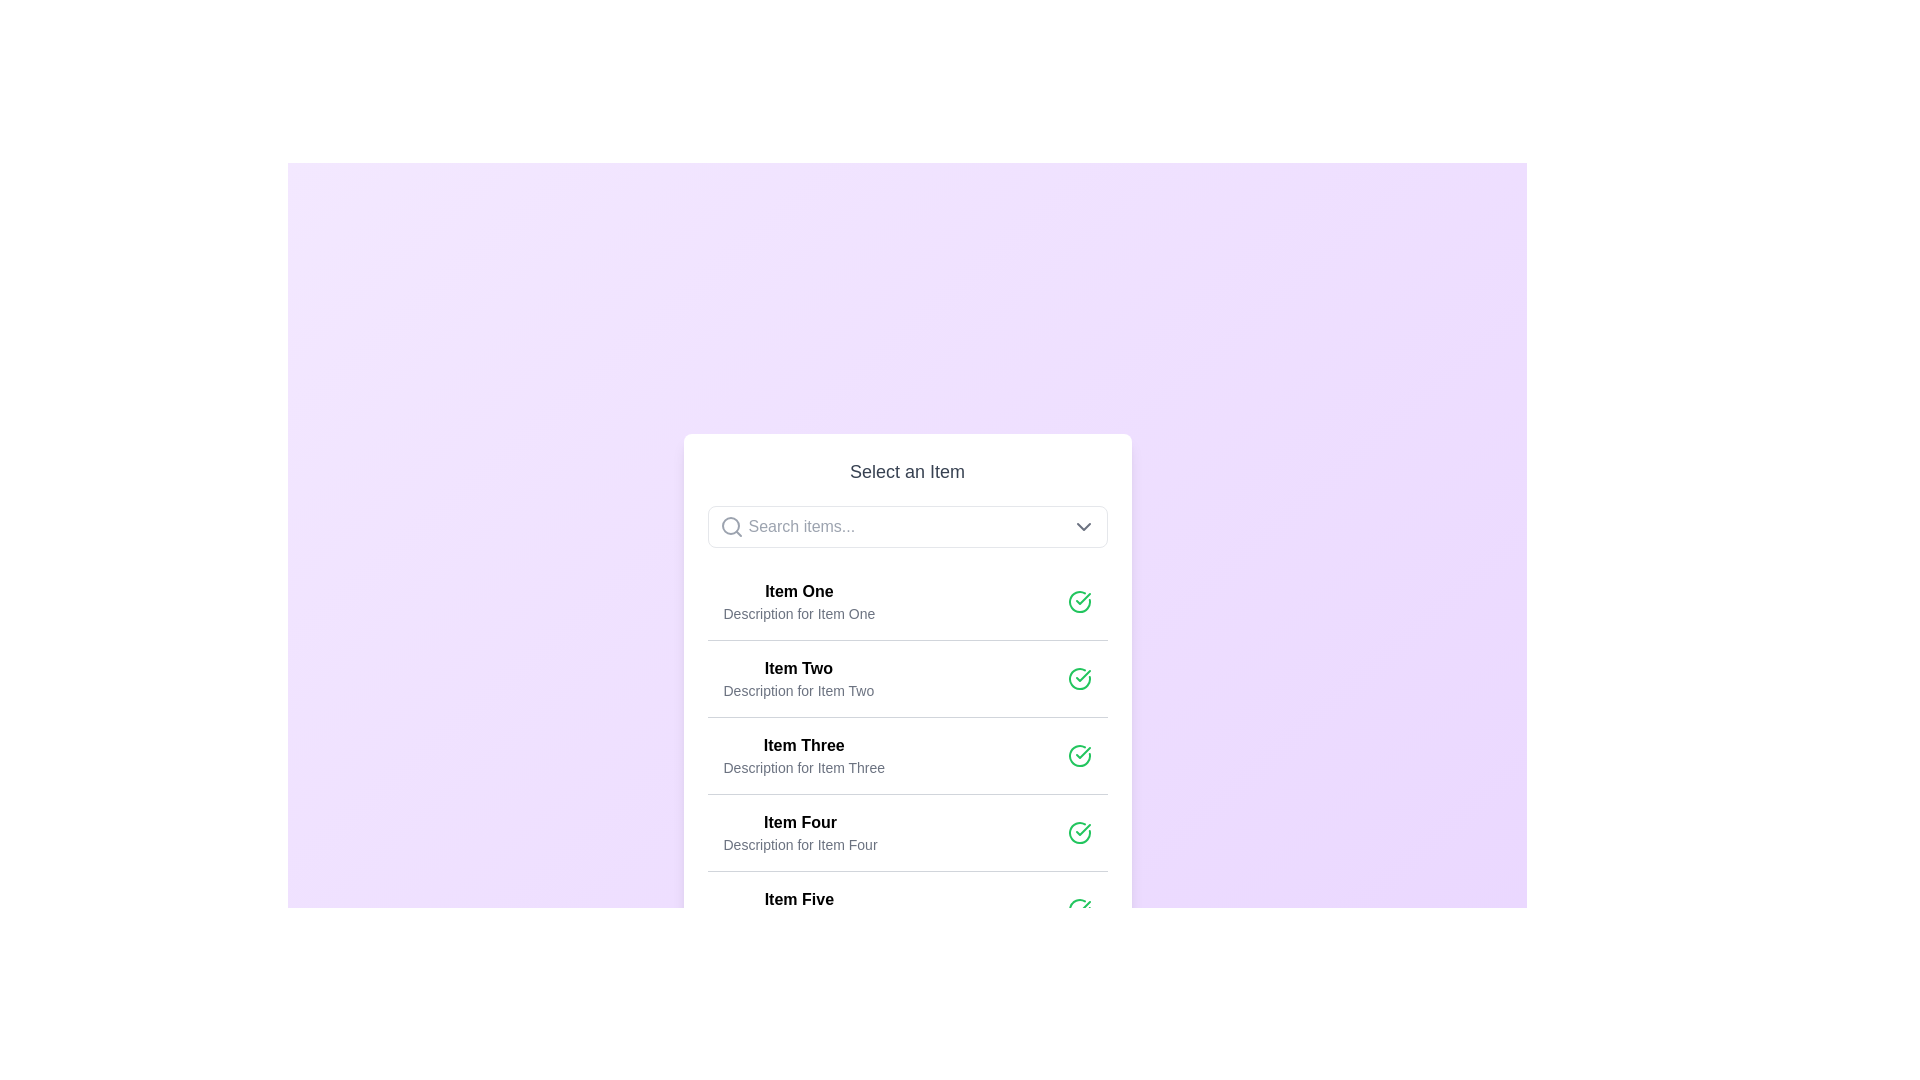  I want to click on the fifth item in the vertically-aligned list, so click(798, 910).